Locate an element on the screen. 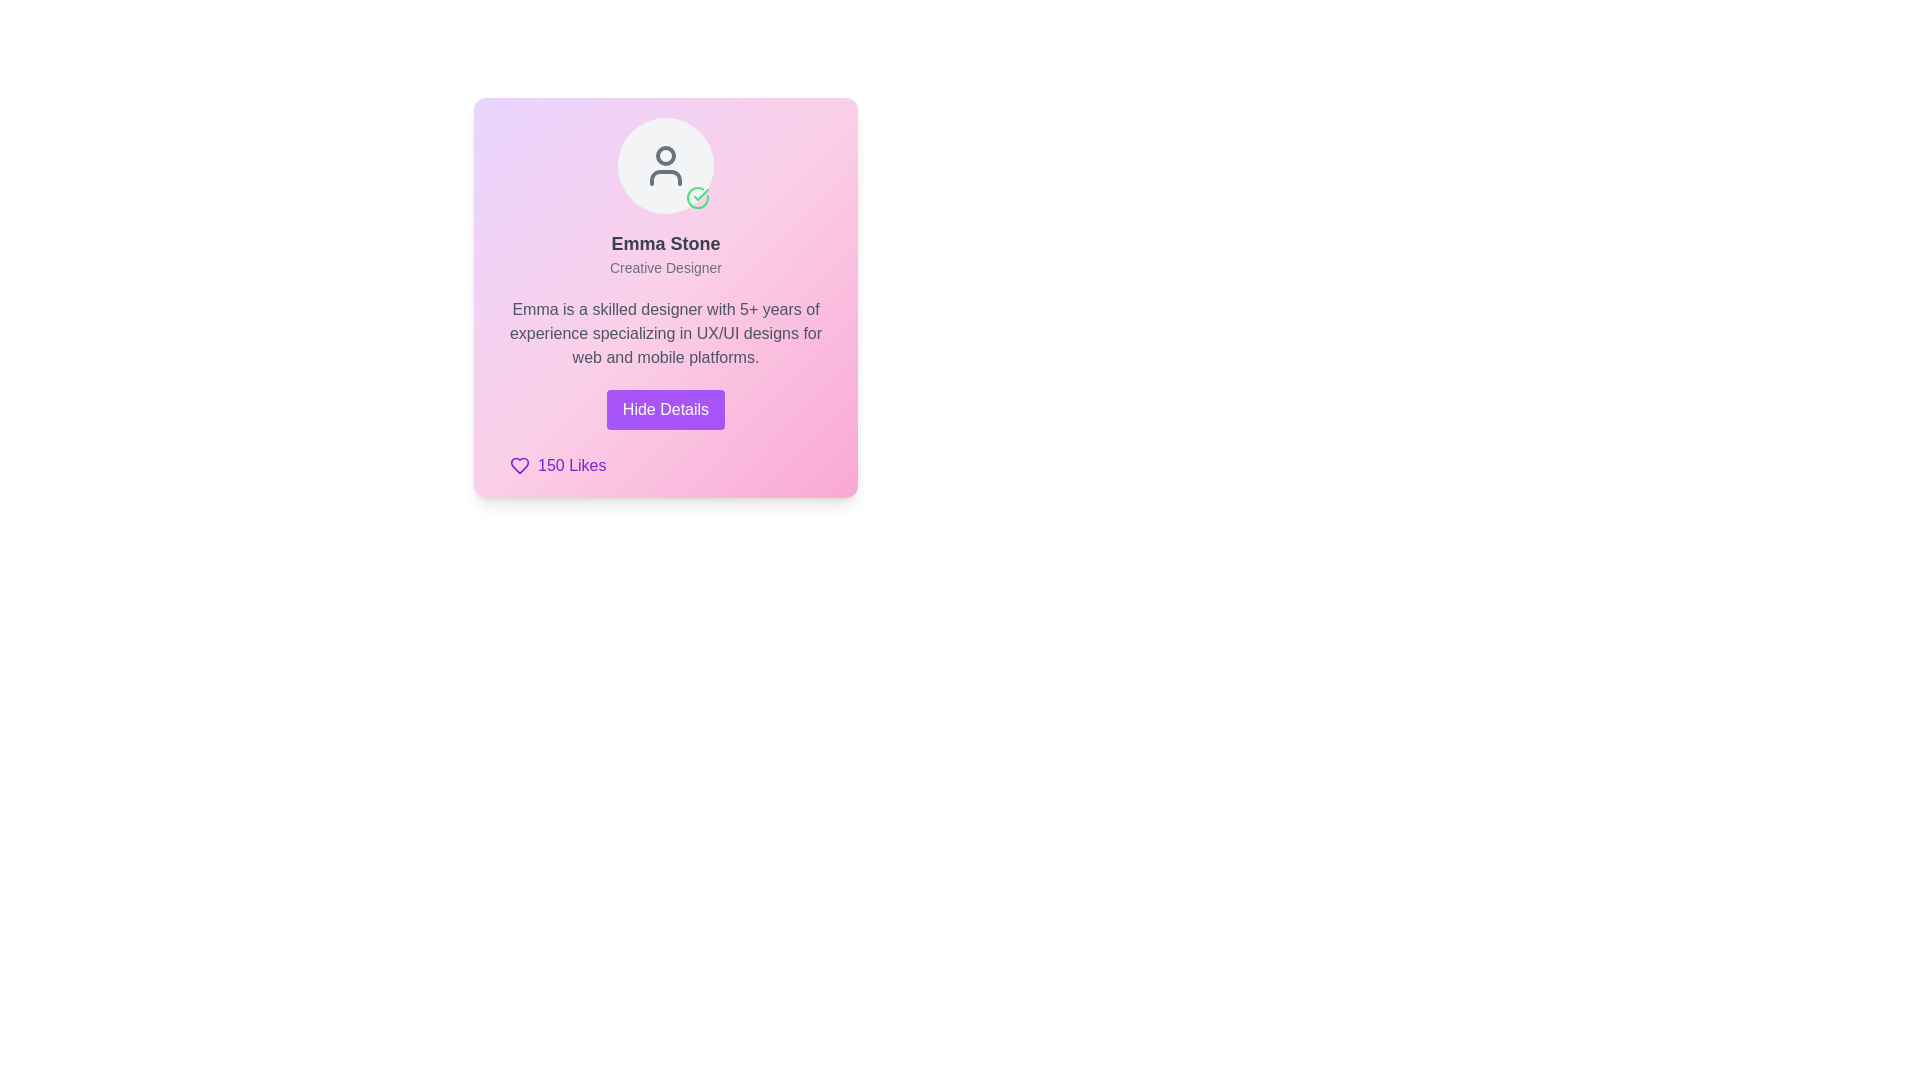 The width and height of the screenshot is (1920, 1080). the circular profile picture placeholder with a gray background and a user icon, located at the top-center of the card, above the name 'Emma Stone' is located at coordinates (666, 164).